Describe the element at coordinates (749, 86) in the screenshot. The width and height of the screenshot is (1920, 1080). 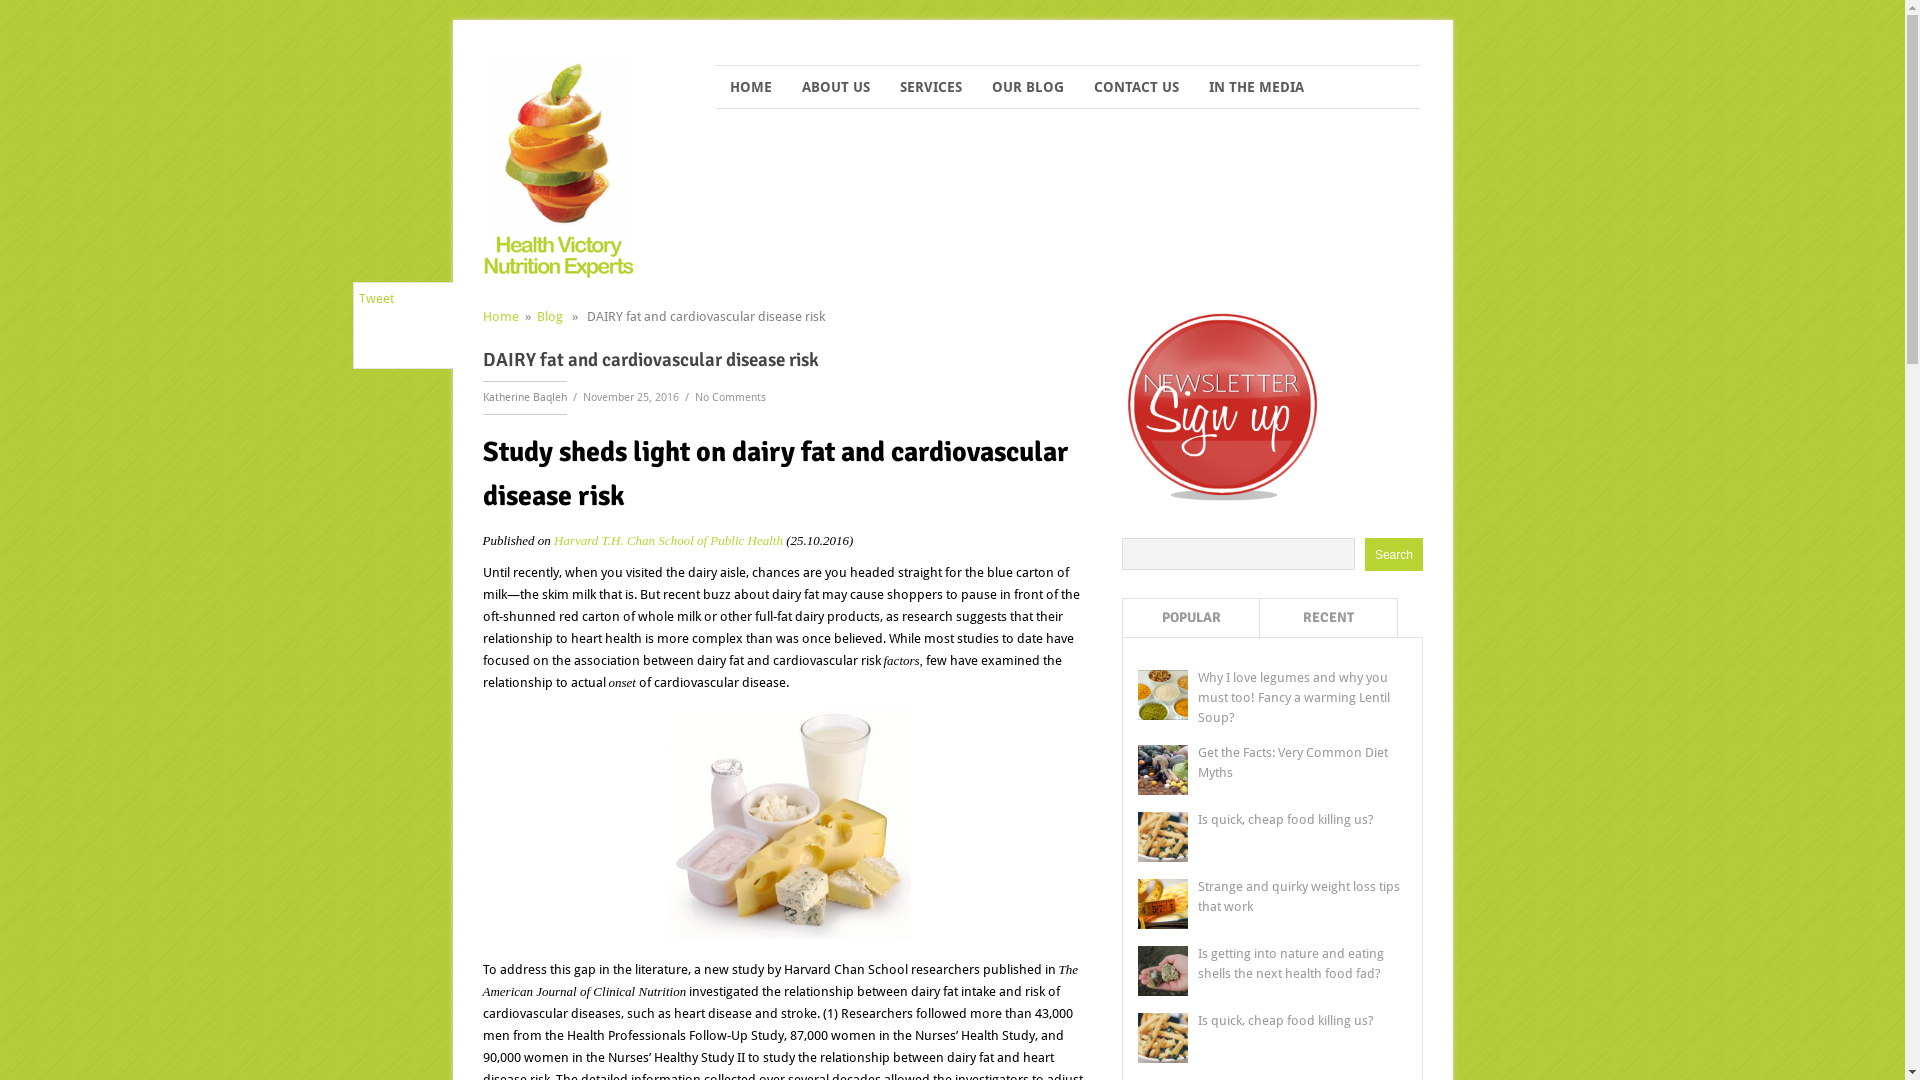
I see `'HOME'` at that location.